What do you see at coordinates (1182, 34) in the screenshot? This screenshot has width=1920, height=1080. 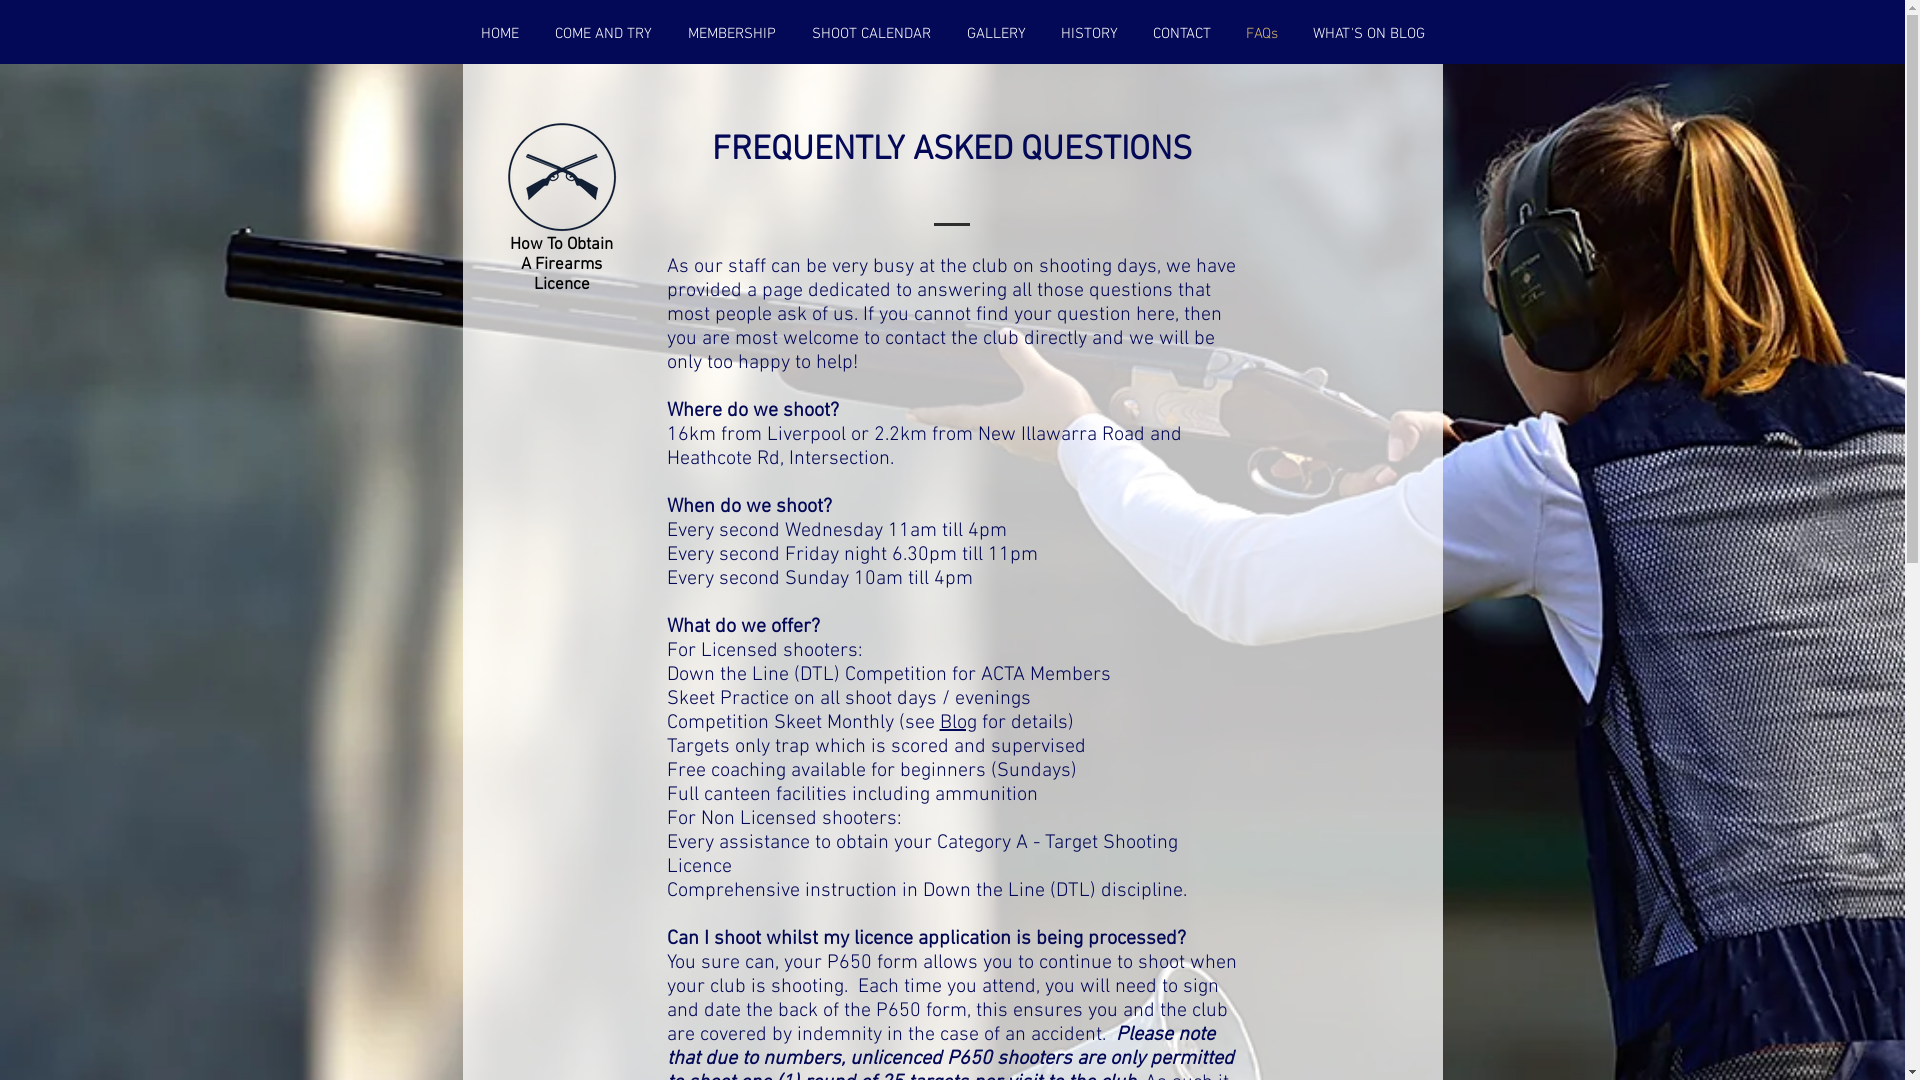 I see `'CONTACT'` at bounding box center [1182, 34].